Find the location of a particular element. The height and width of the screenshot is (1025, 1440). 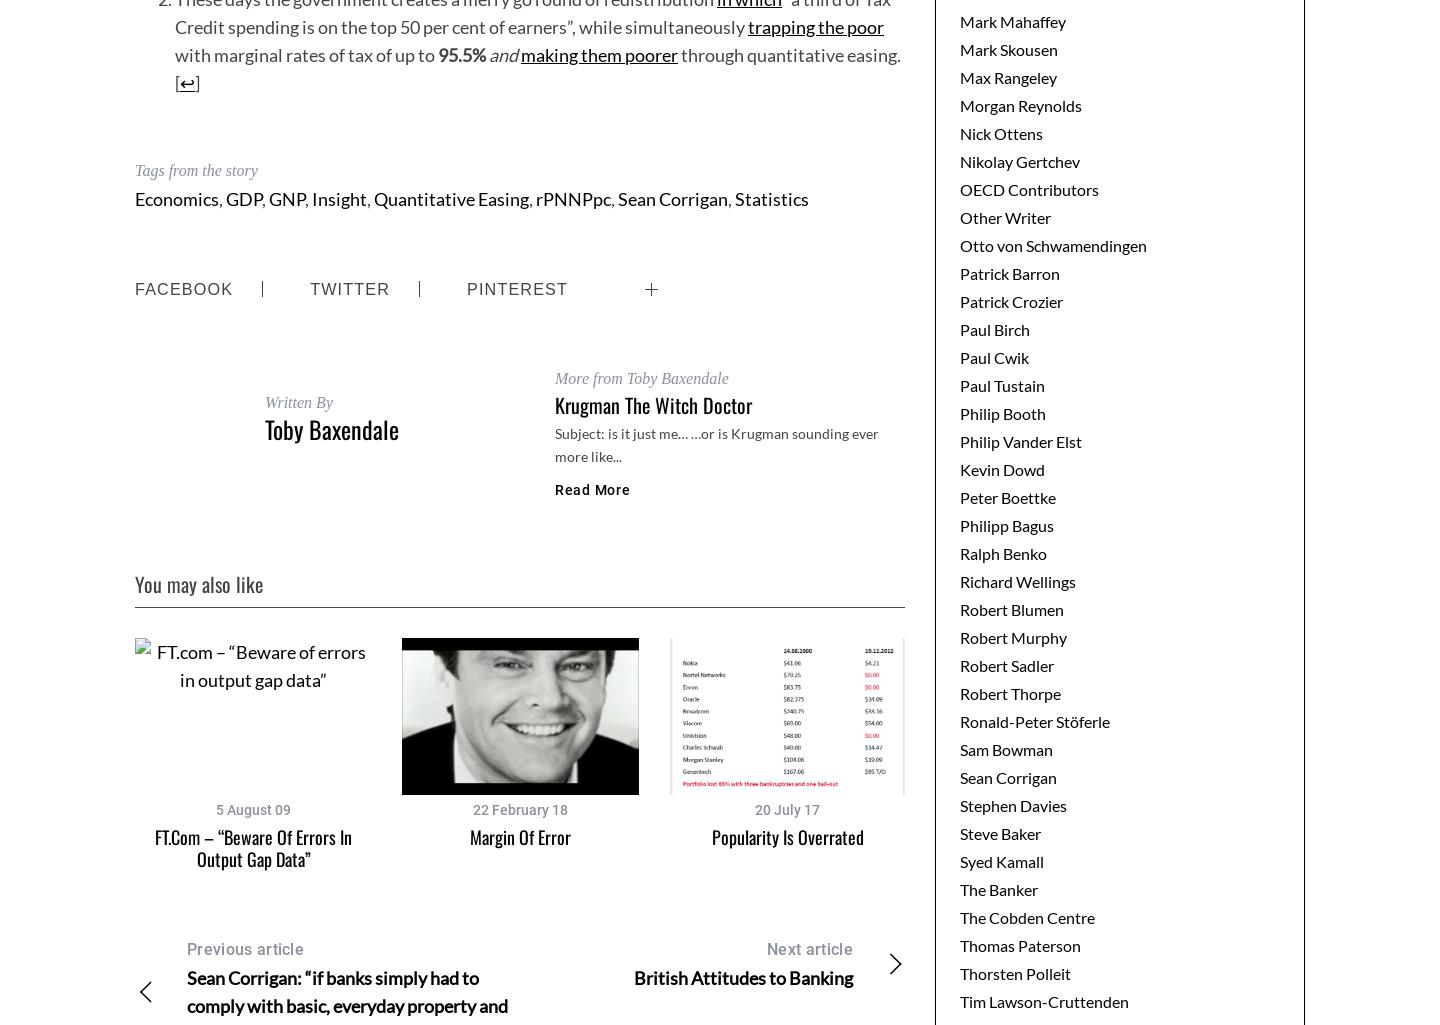

'Paul Birch' is located at coordinates (994, 327).